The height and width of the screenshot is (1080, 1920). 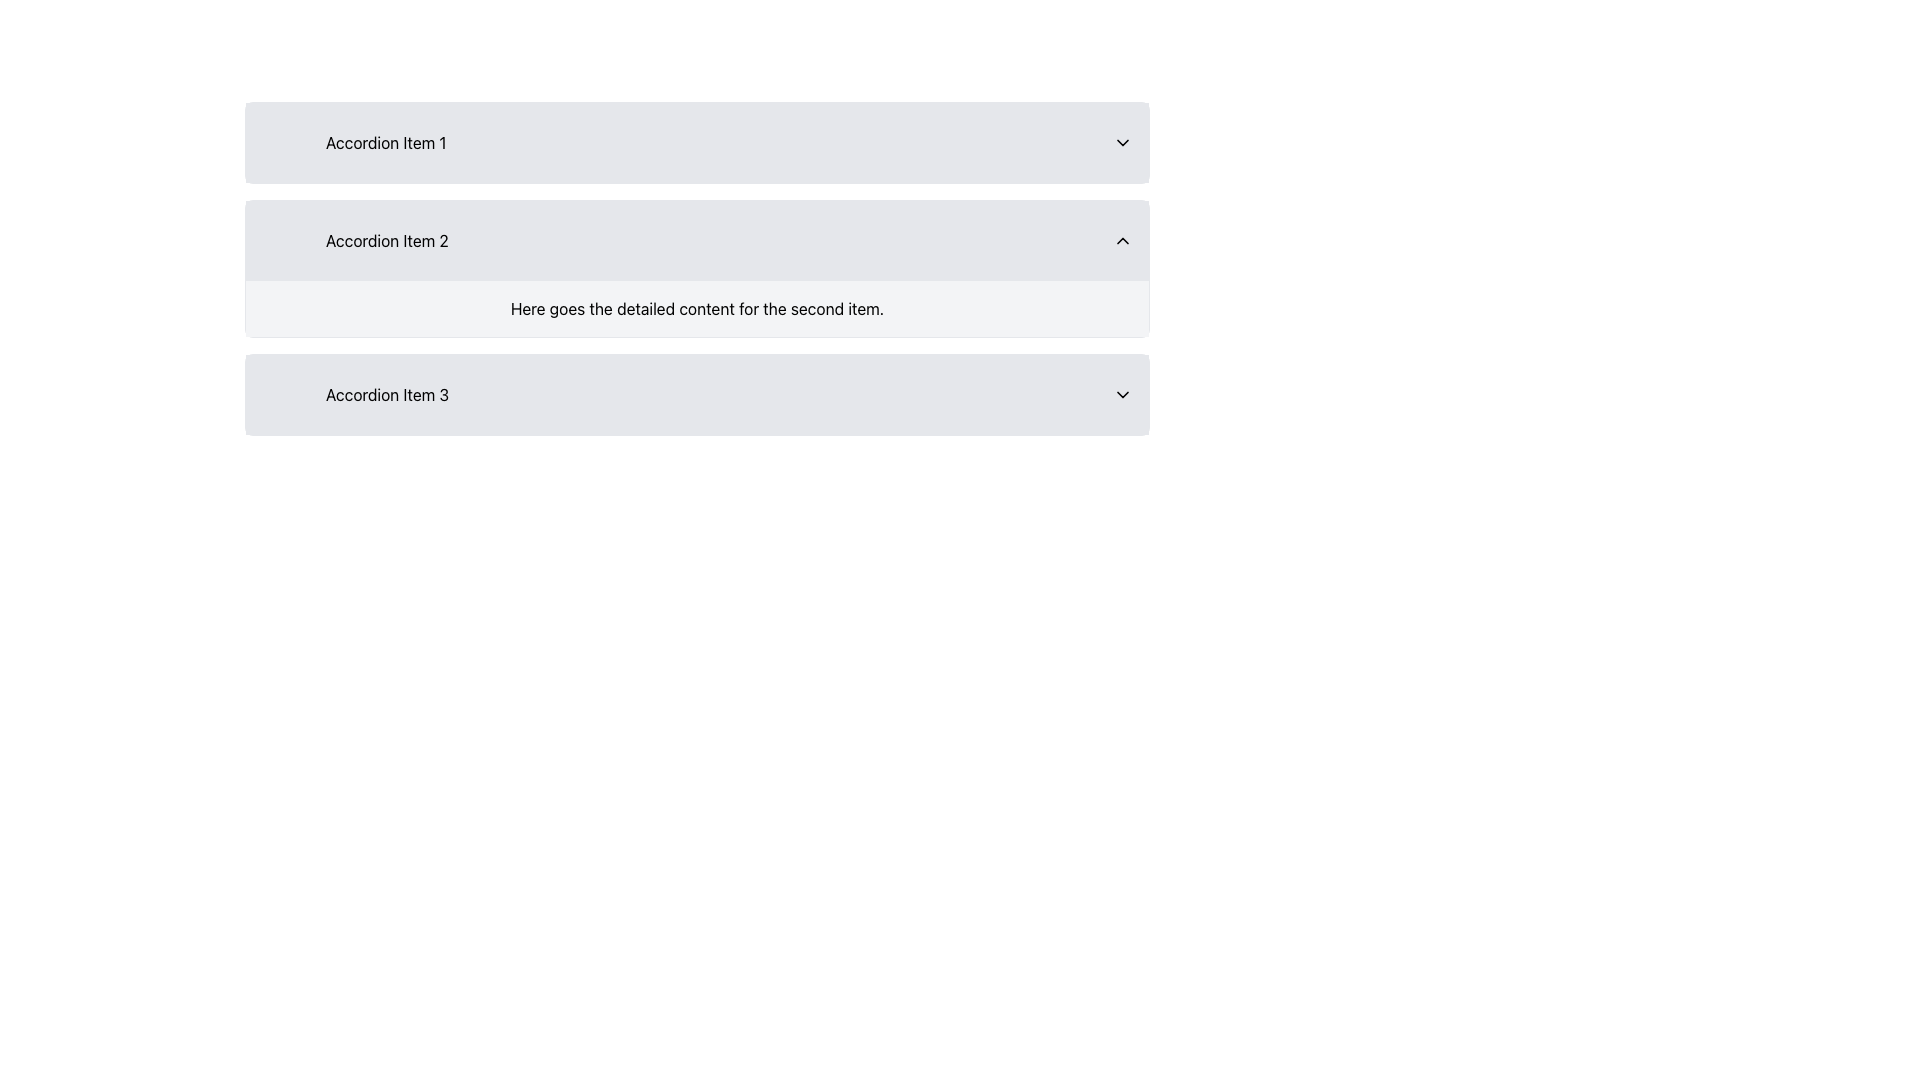 I want to click on the Text Label element displaying 'Accordion Item 2', so click(x=387, y=239).